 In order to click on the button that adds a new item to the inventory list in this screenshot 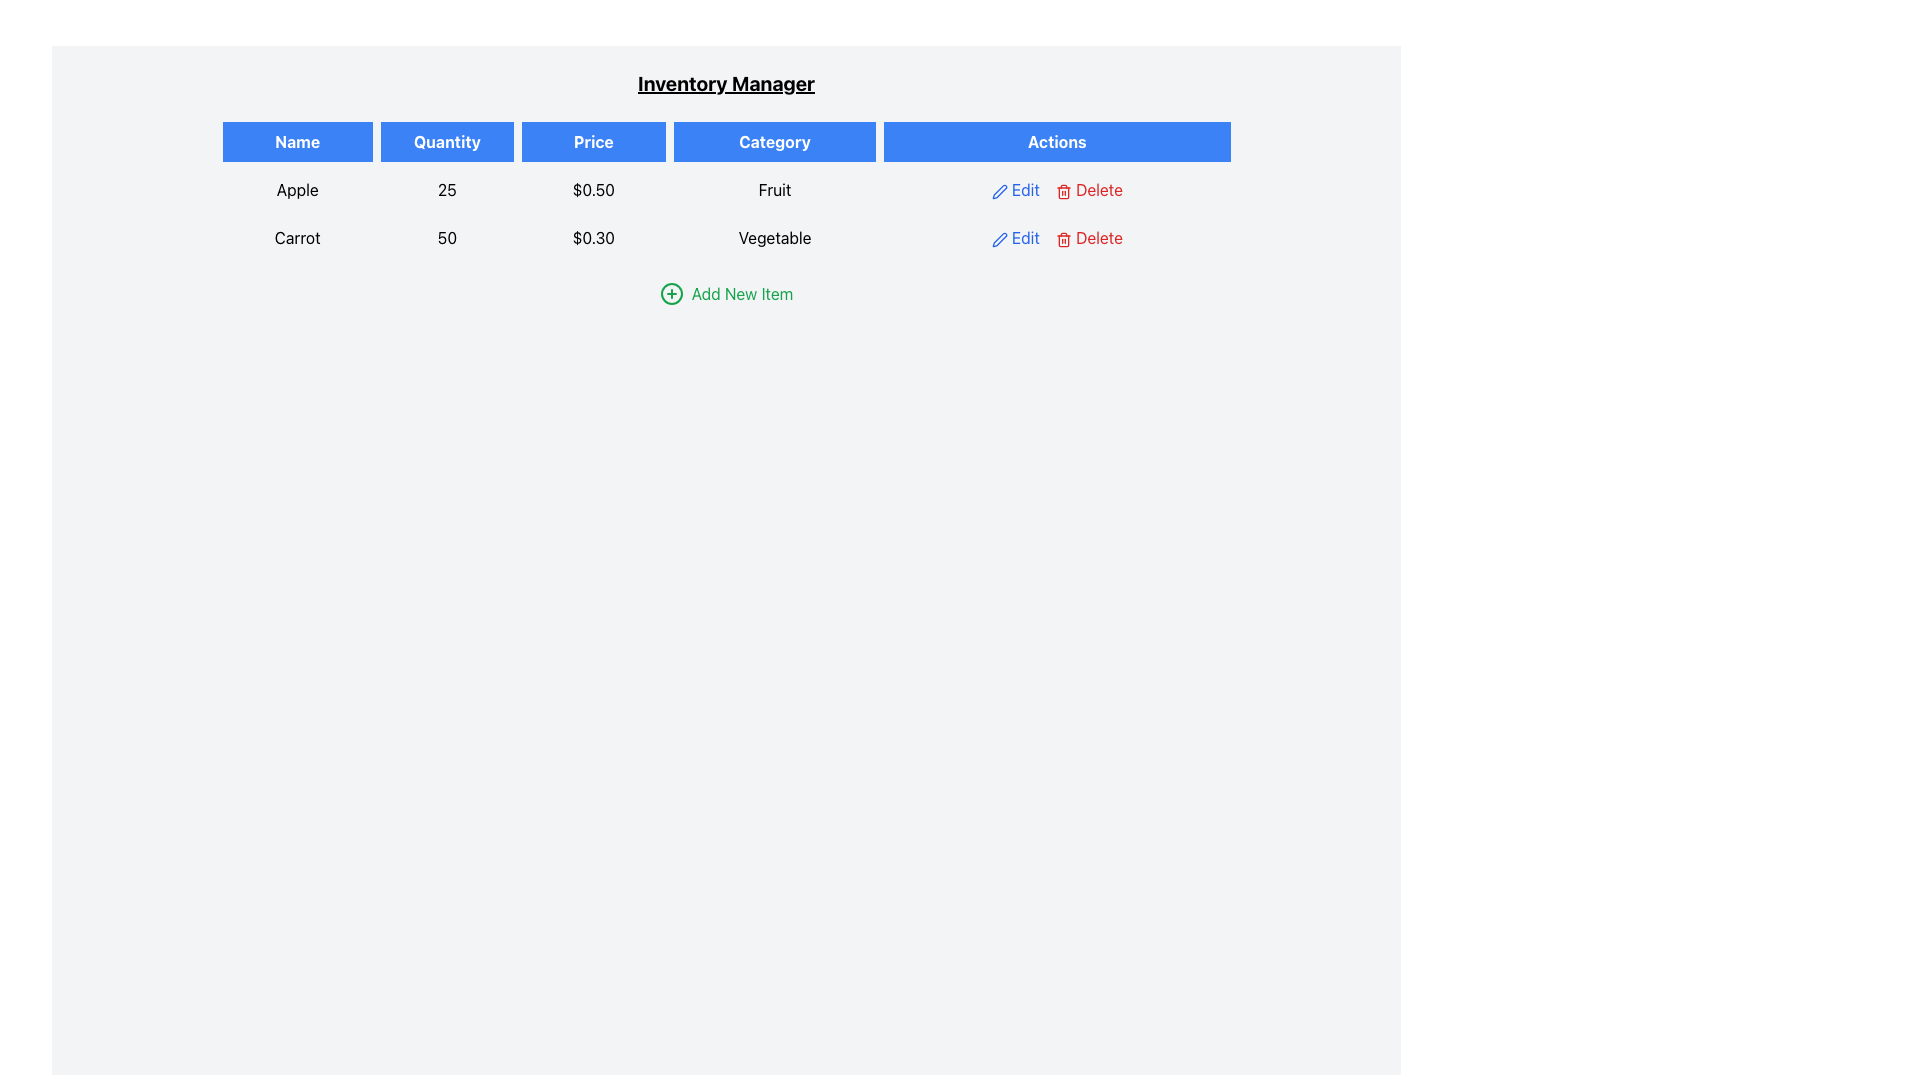, I will do `click(725, 293)`.